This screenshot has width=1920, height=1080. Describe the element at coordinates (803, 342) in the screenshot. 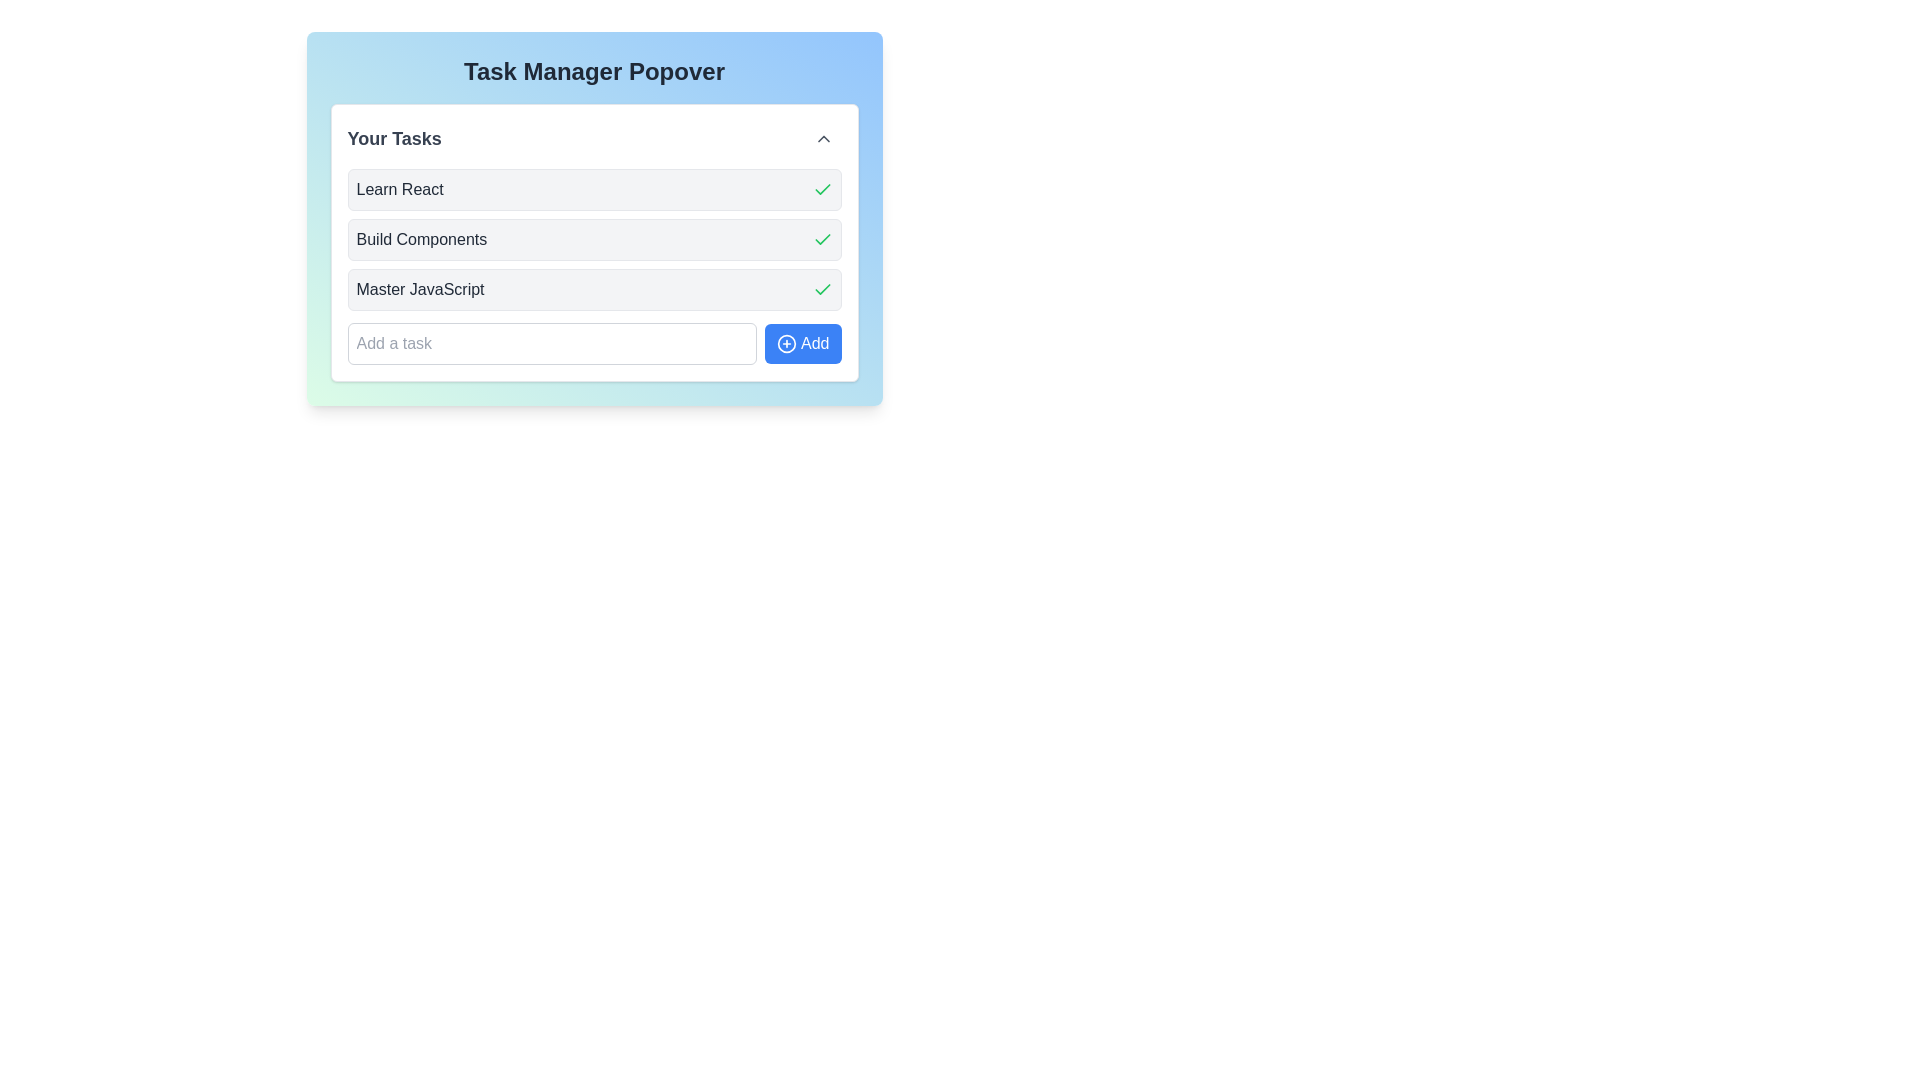

I see `the blue 'Add' button with rounded corners and a plus icon` at that location.